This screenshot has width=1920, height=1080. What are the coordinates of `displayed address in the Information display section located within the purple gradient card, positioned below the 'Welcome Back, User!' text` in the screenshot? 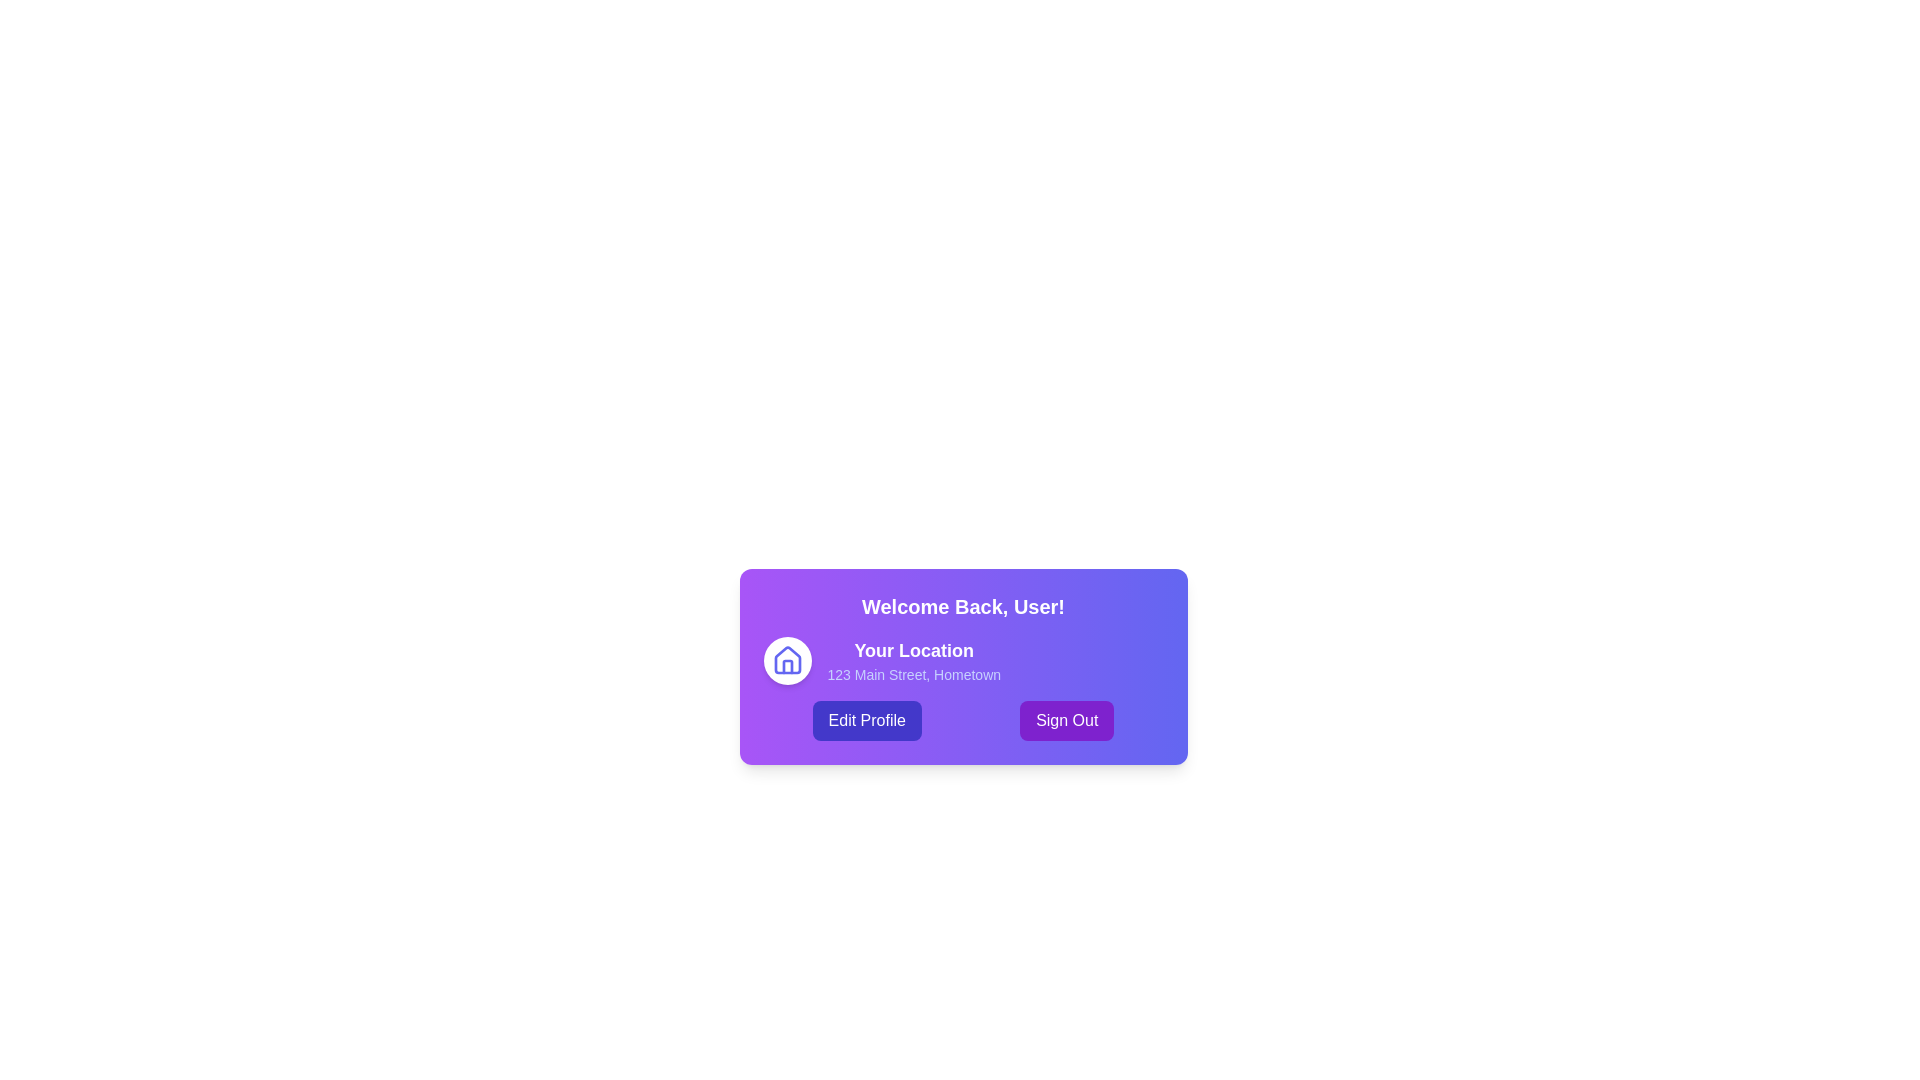 It's located at (963, 660).